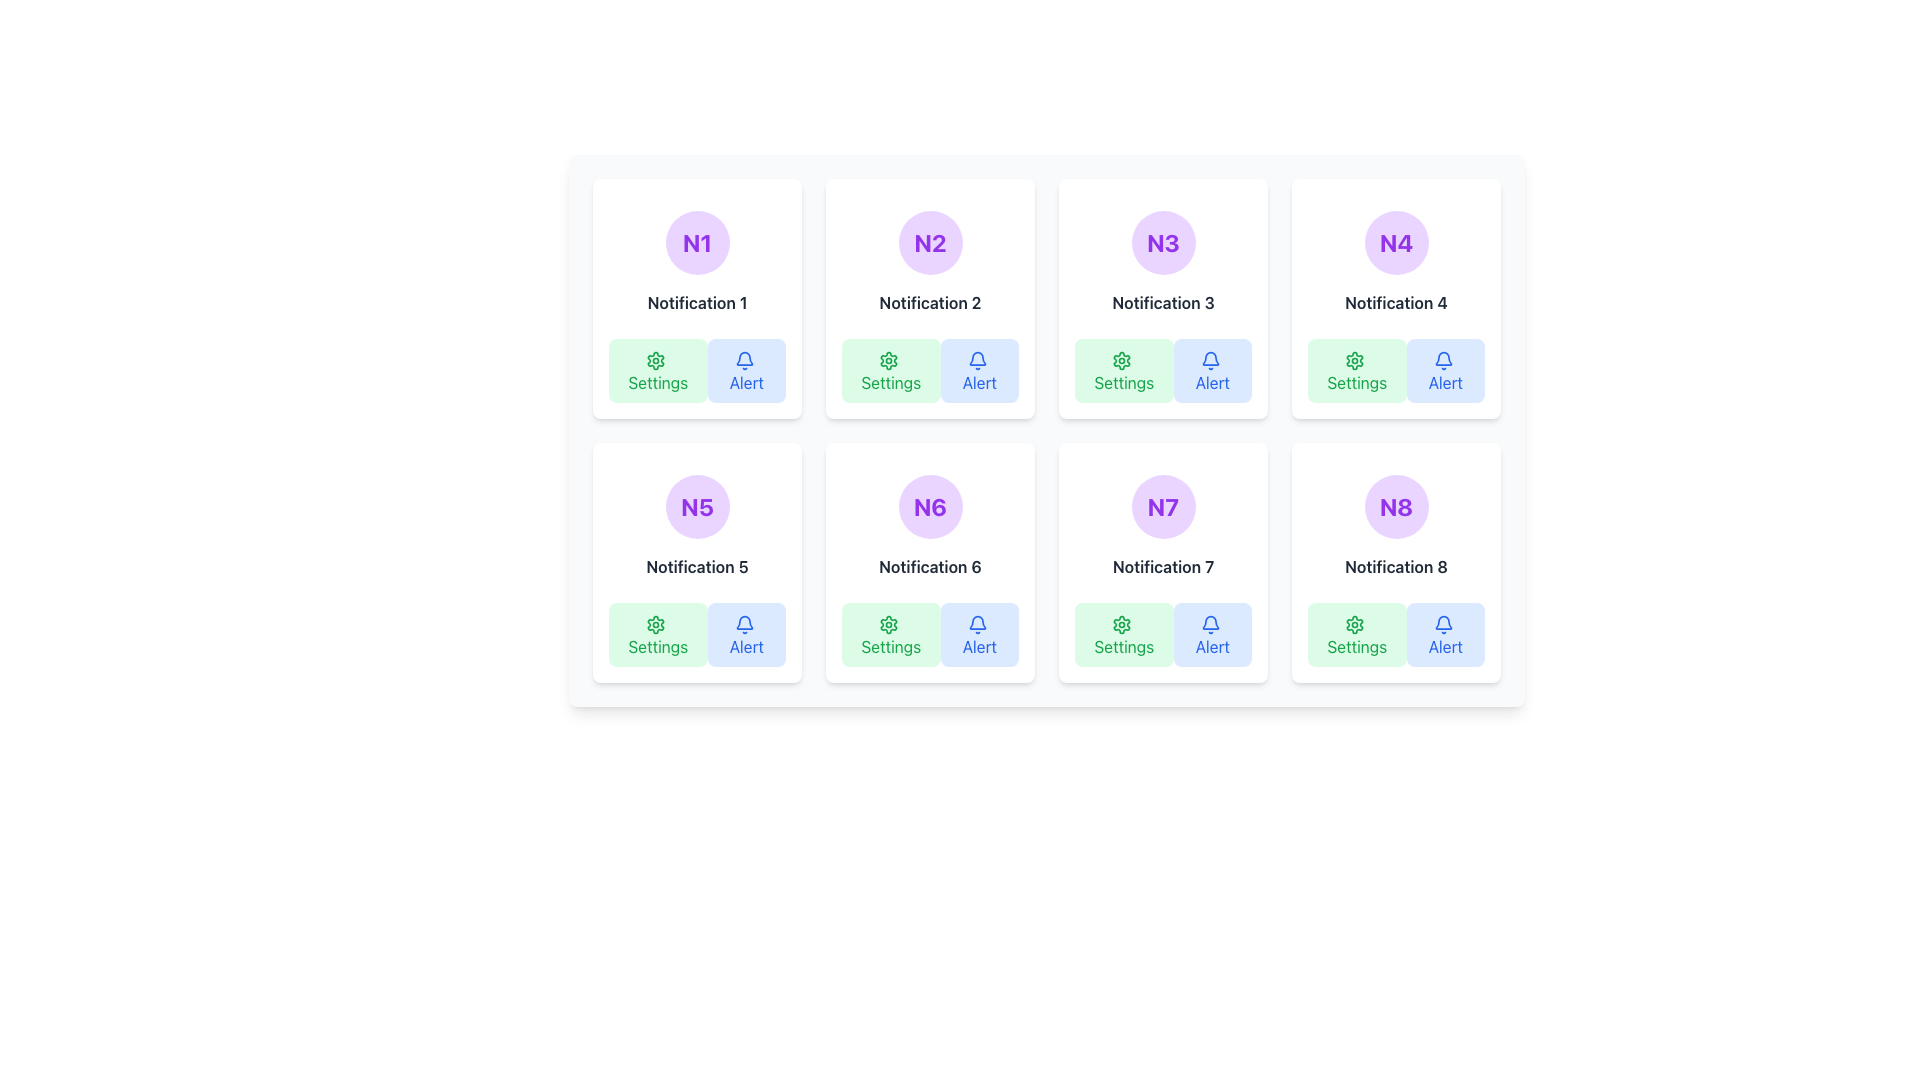 This screenshot has height=1080, width=1920. What do you see at coordinates (888, 360) in the screenshot?
I see `the small gear icon with a green outline, located next to the 'Settings' label within the green button under 'Notification 2'` at bounding box center [888, 360].